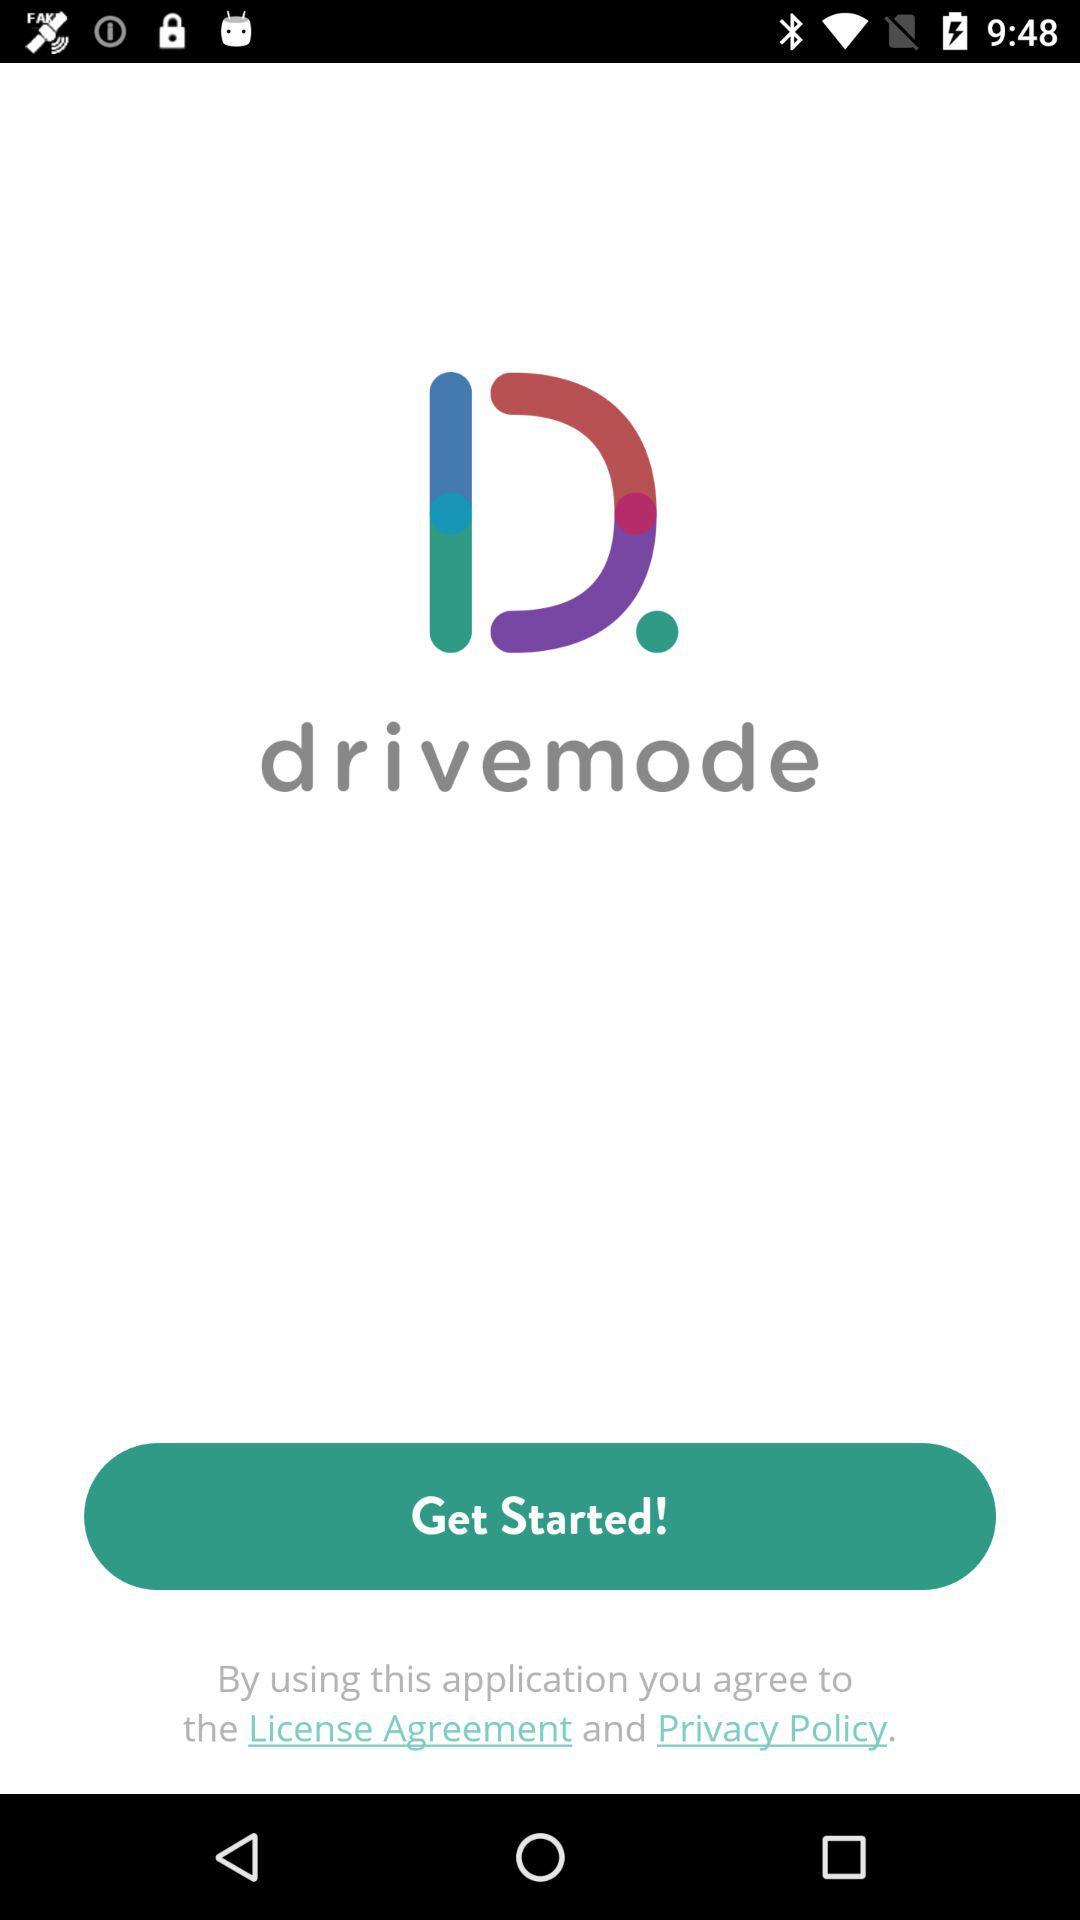 This screenshot has width=1080, height=1920. What do you see at coordinates (540, 1701) in the screenshot?
I see `by using this` at bounding box center [540, 1701].